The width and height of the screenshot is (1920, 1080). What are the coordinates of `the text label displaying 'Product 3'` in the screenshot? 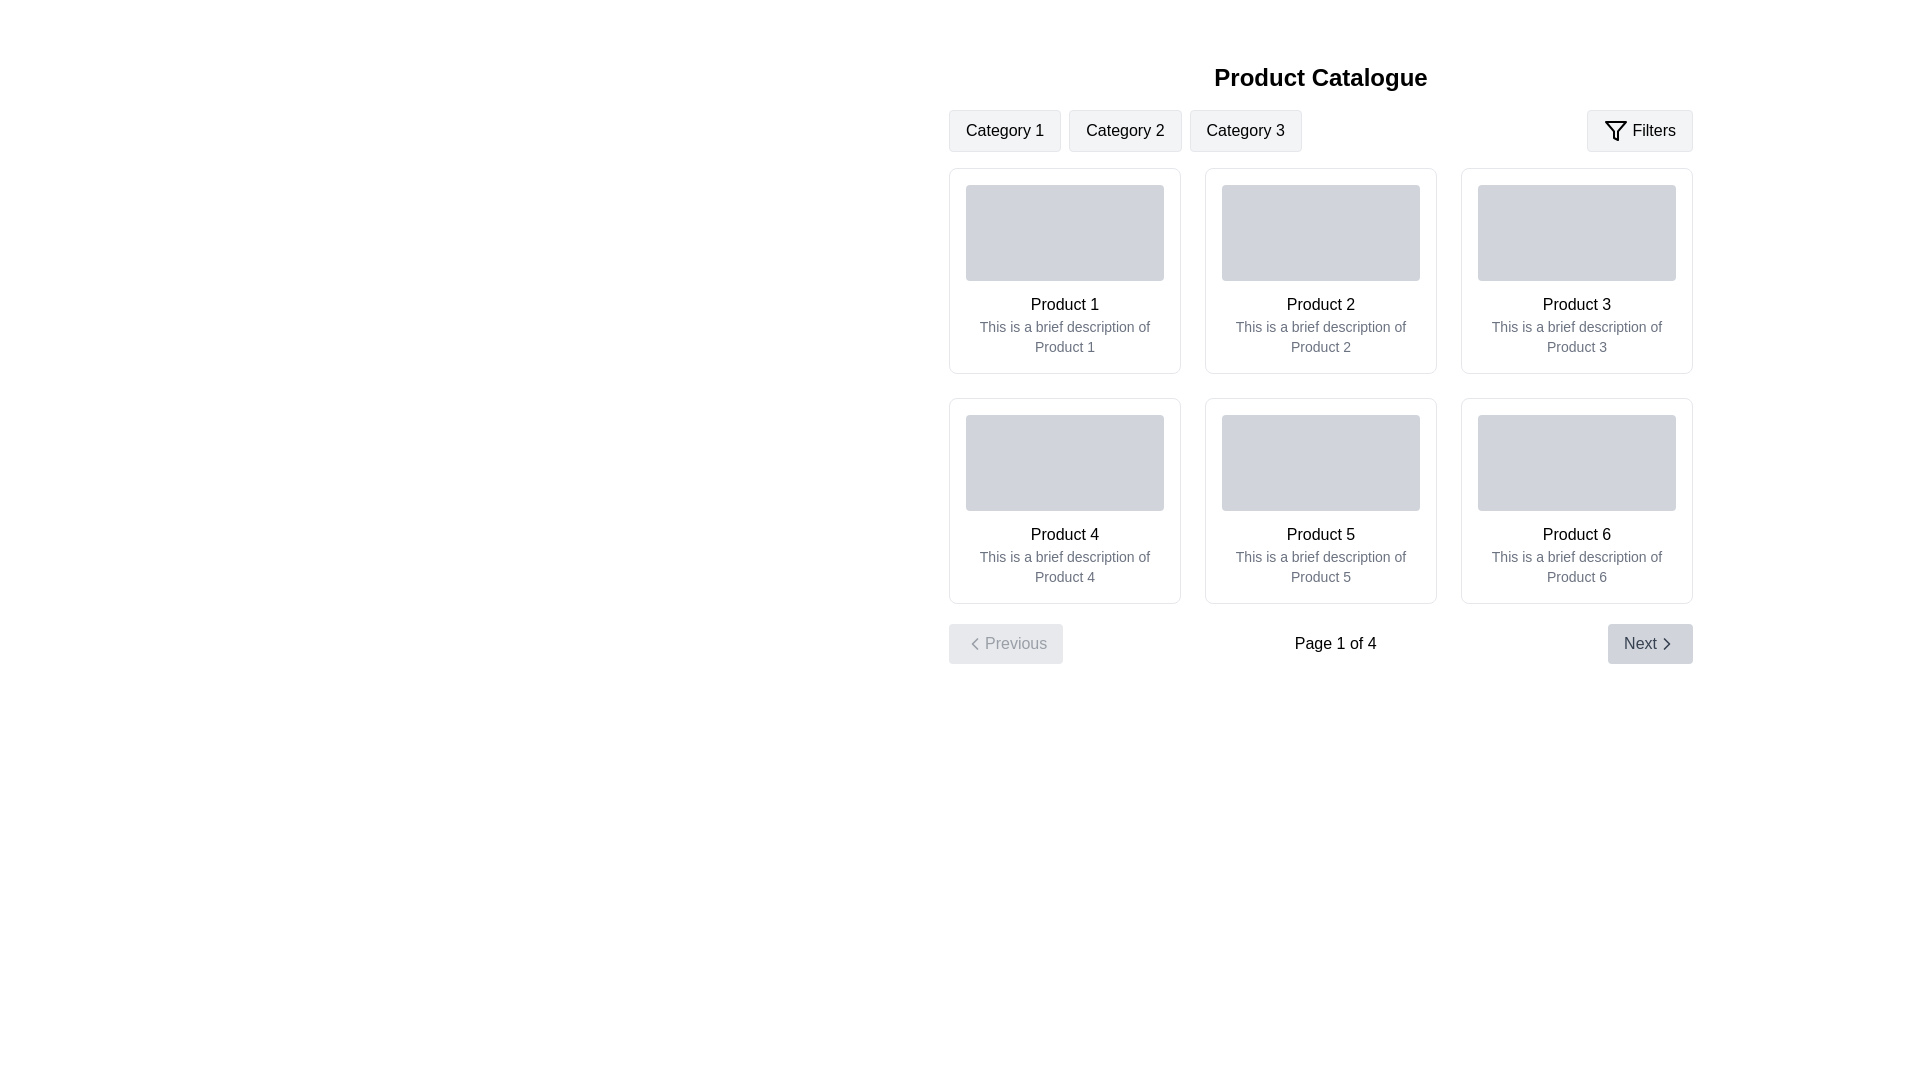 It's located at (1576, 304).